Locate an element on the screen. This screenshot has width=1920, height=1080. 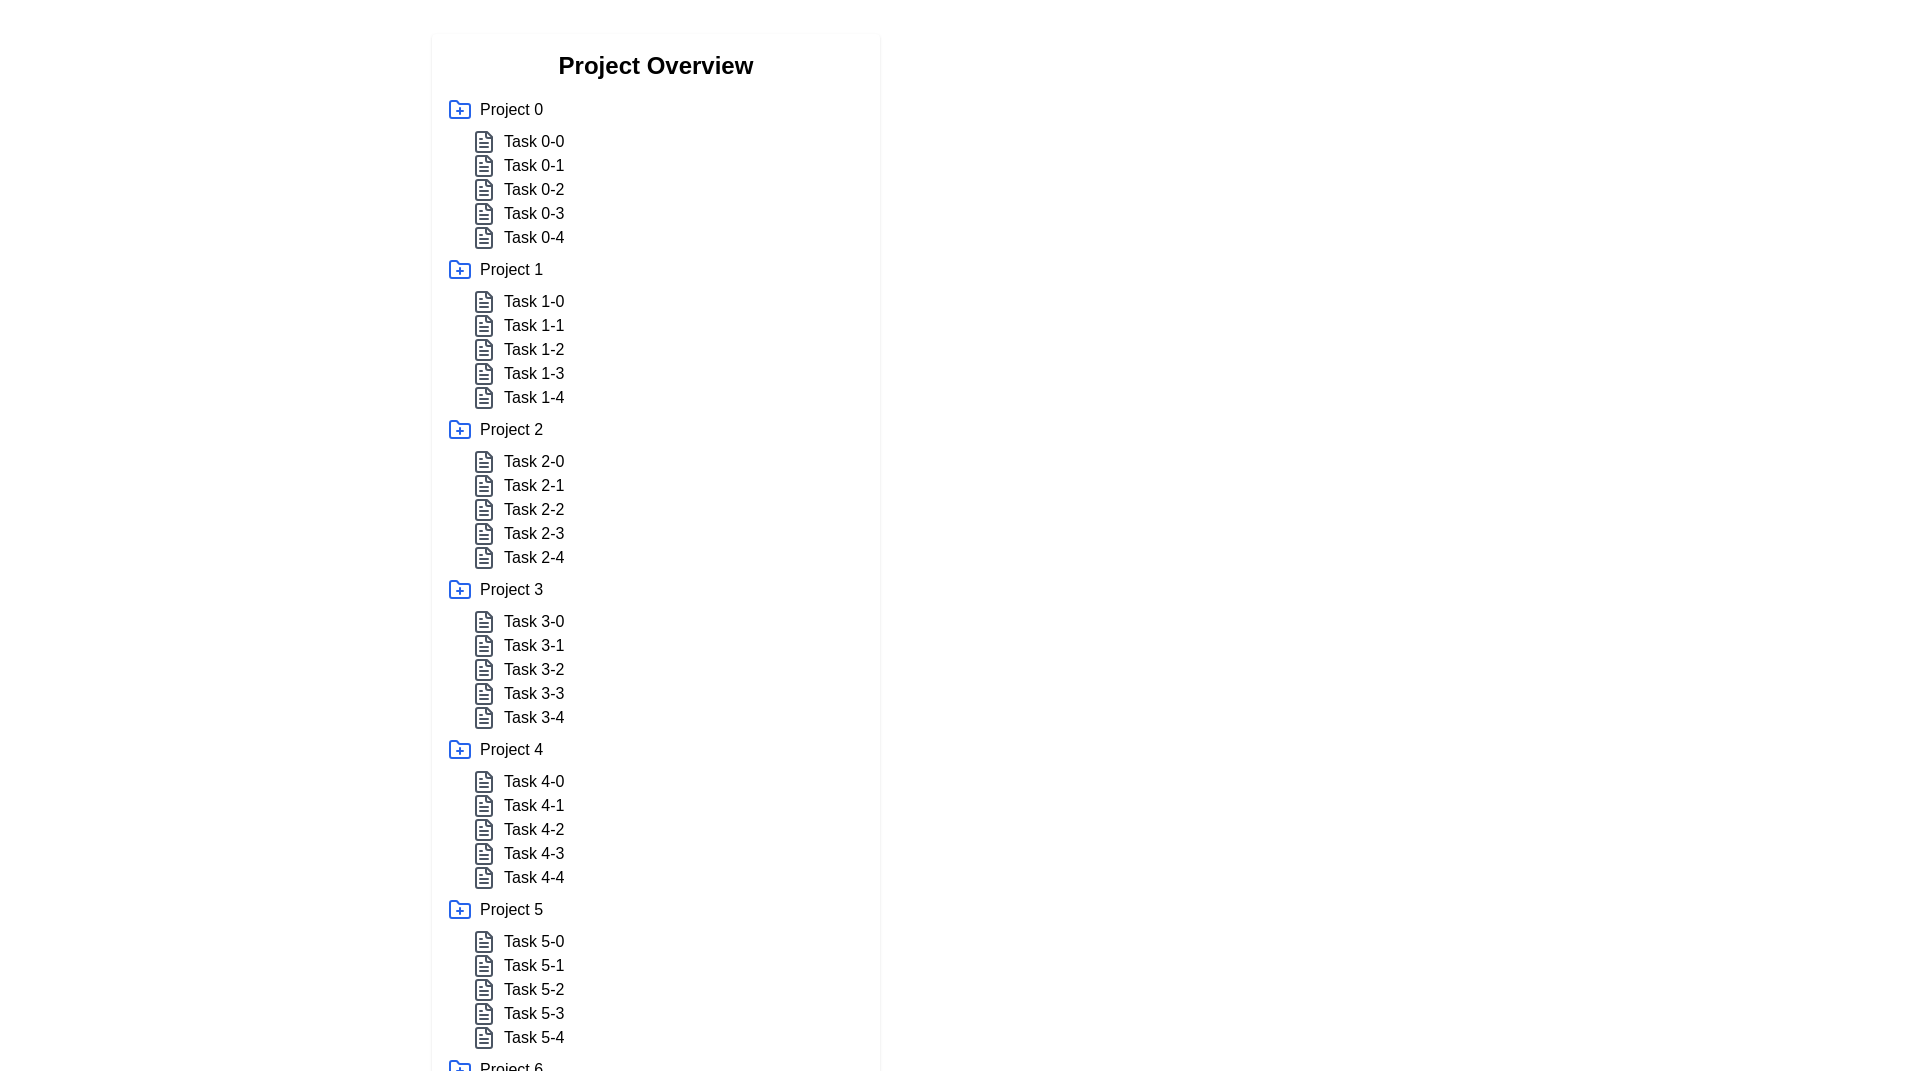
the text label displaying 'Task 4-0' under 'Project 4', which has a document icon to its left is located at coordinates (534, 781).